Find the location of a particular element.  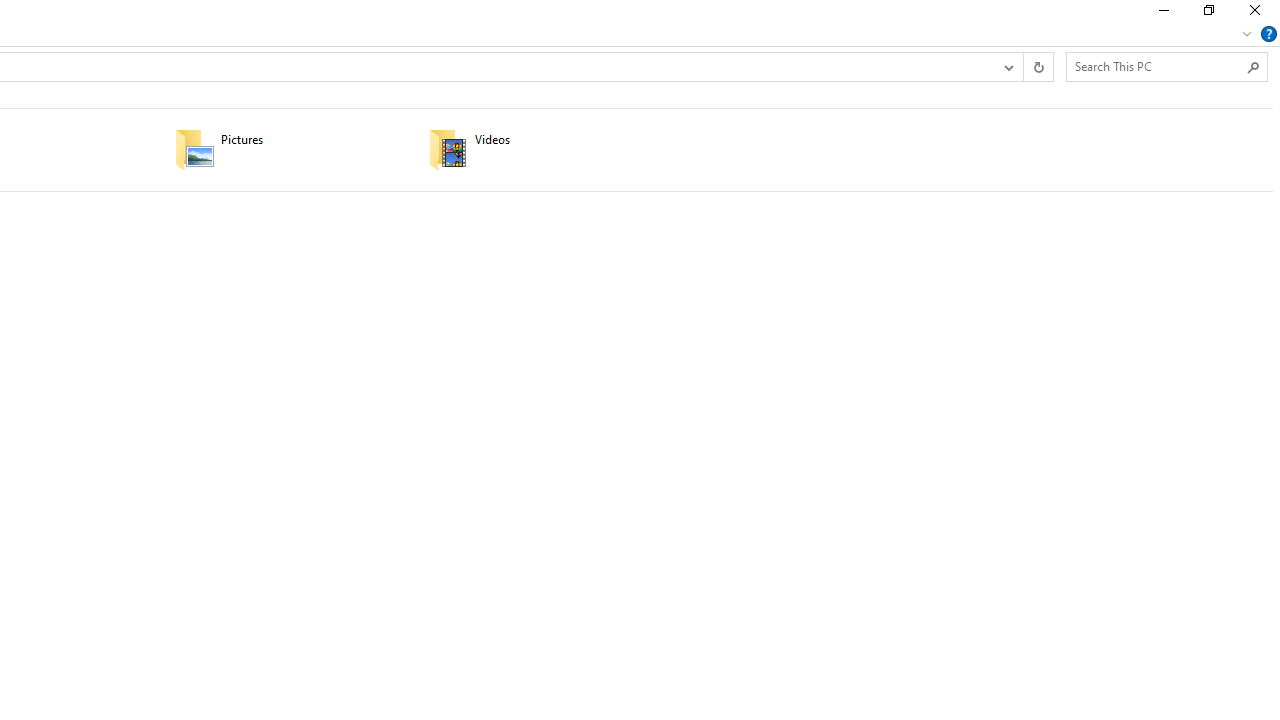

'Pictures' is located at coordinates (287, 148).